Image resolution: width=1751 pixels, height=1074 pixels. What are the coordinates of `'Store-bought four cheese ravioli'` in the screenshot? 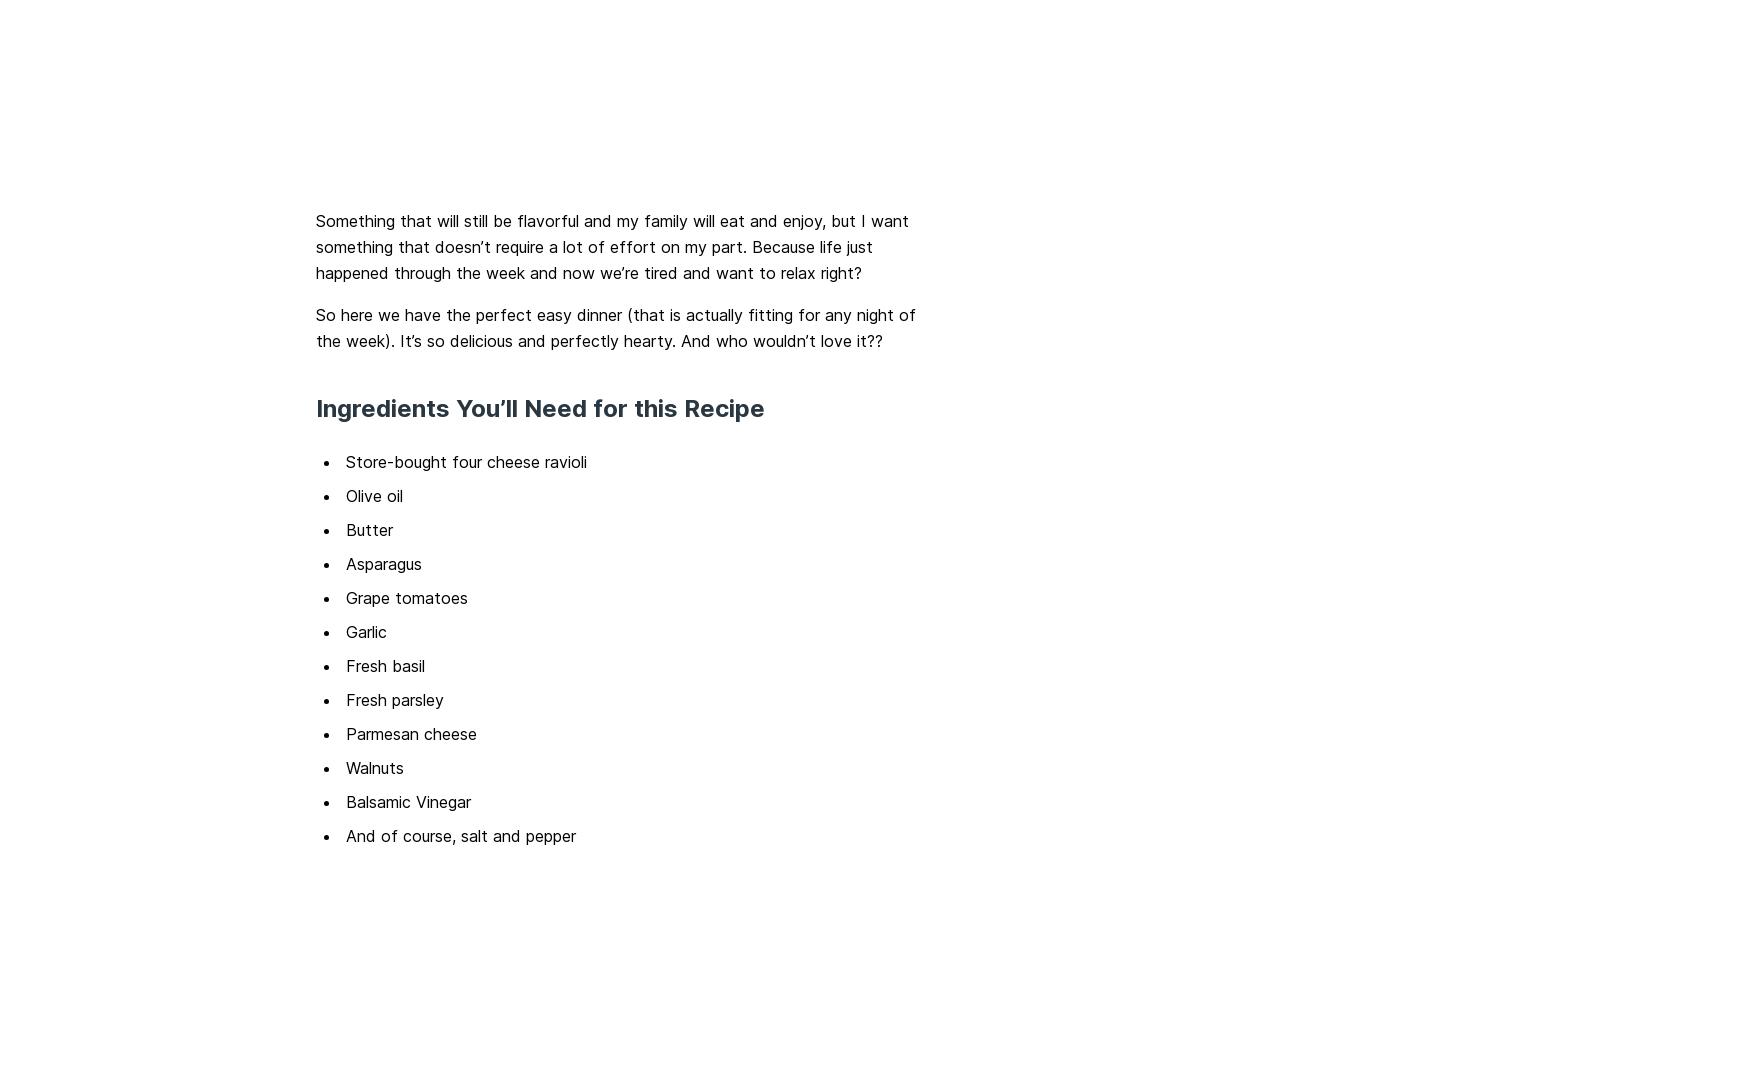 It's located at (466, 459).